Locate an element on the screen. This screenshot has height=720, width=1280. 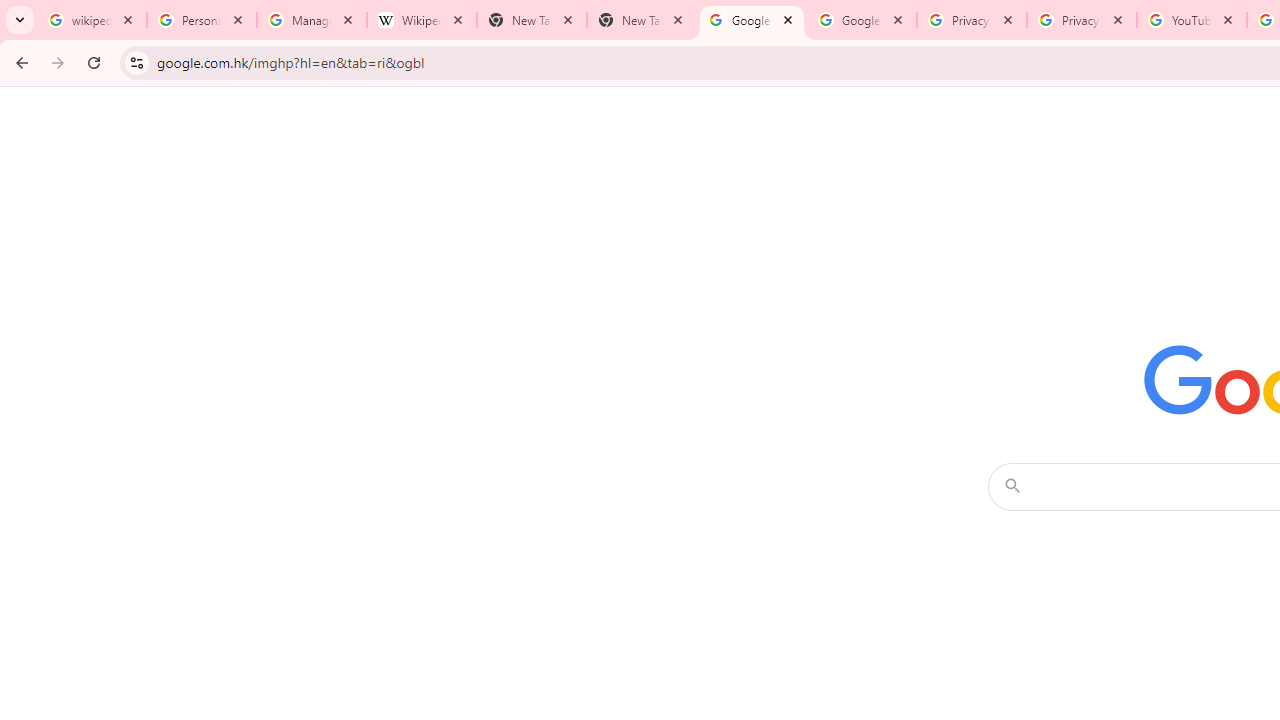
'Personalization & Google Search results - Google Search Help' is located at coordinates (202, 20).